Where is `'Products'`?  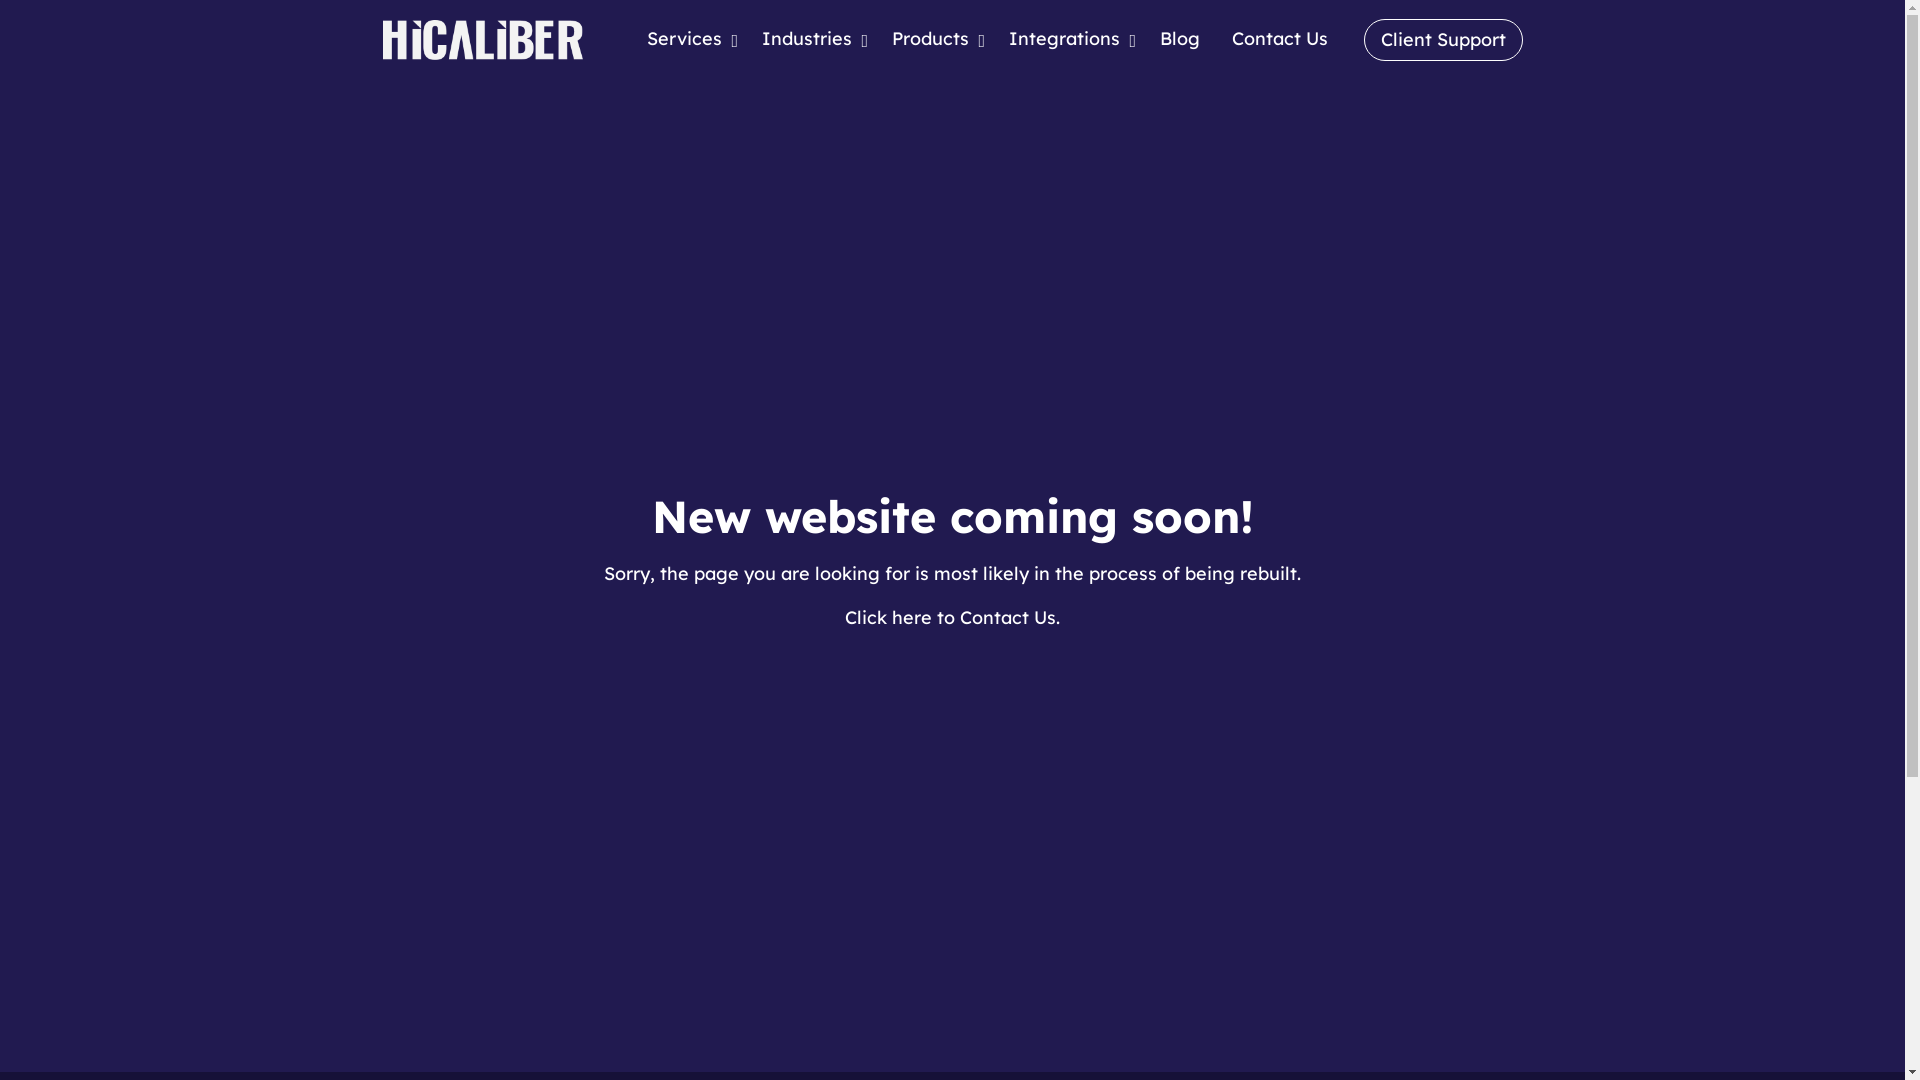 'Products' is located at coordinates (933, 38).